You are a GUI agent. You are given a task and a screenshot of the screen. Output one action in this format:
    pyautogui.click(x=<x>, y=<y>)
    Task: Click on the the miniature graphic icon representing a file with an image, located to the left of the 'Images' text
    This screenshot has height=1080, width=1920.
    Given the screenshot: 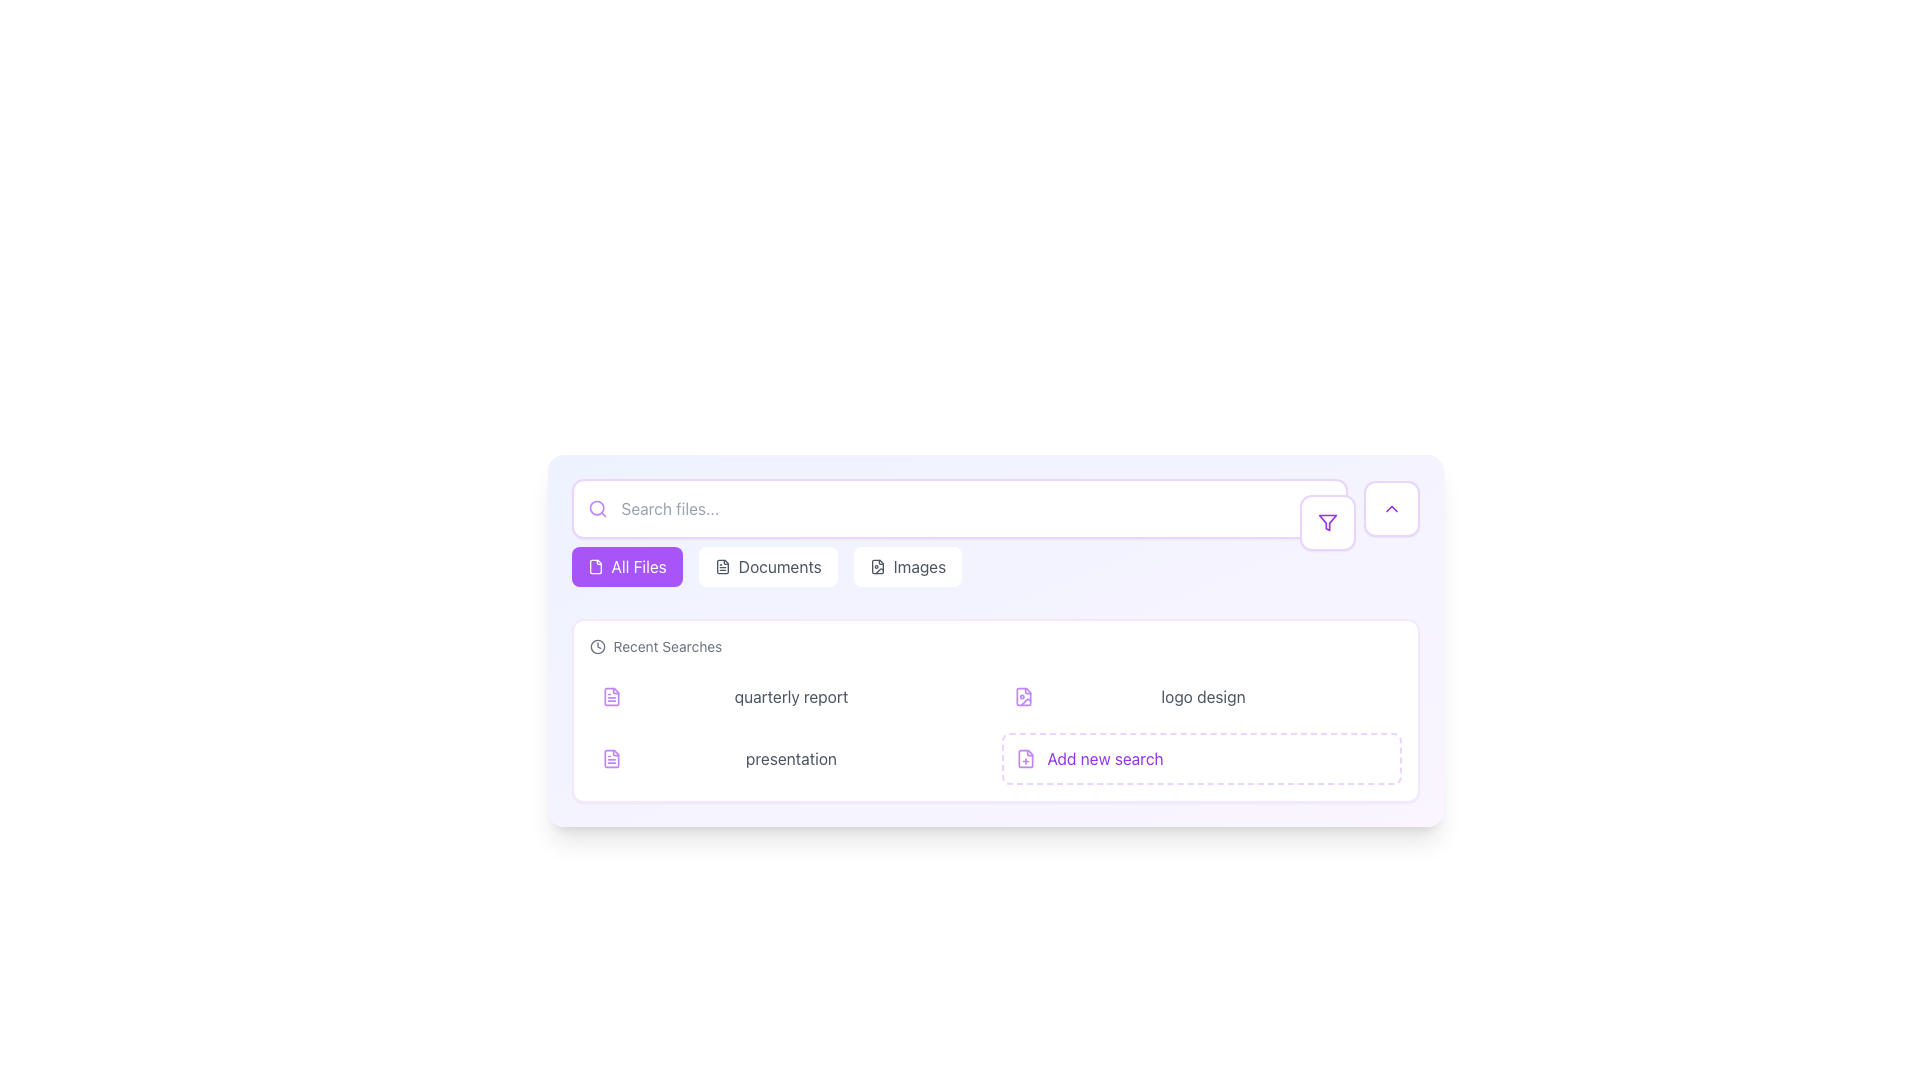 What is the action you would take?
    pyautogui.click(x=877, y=567)
    